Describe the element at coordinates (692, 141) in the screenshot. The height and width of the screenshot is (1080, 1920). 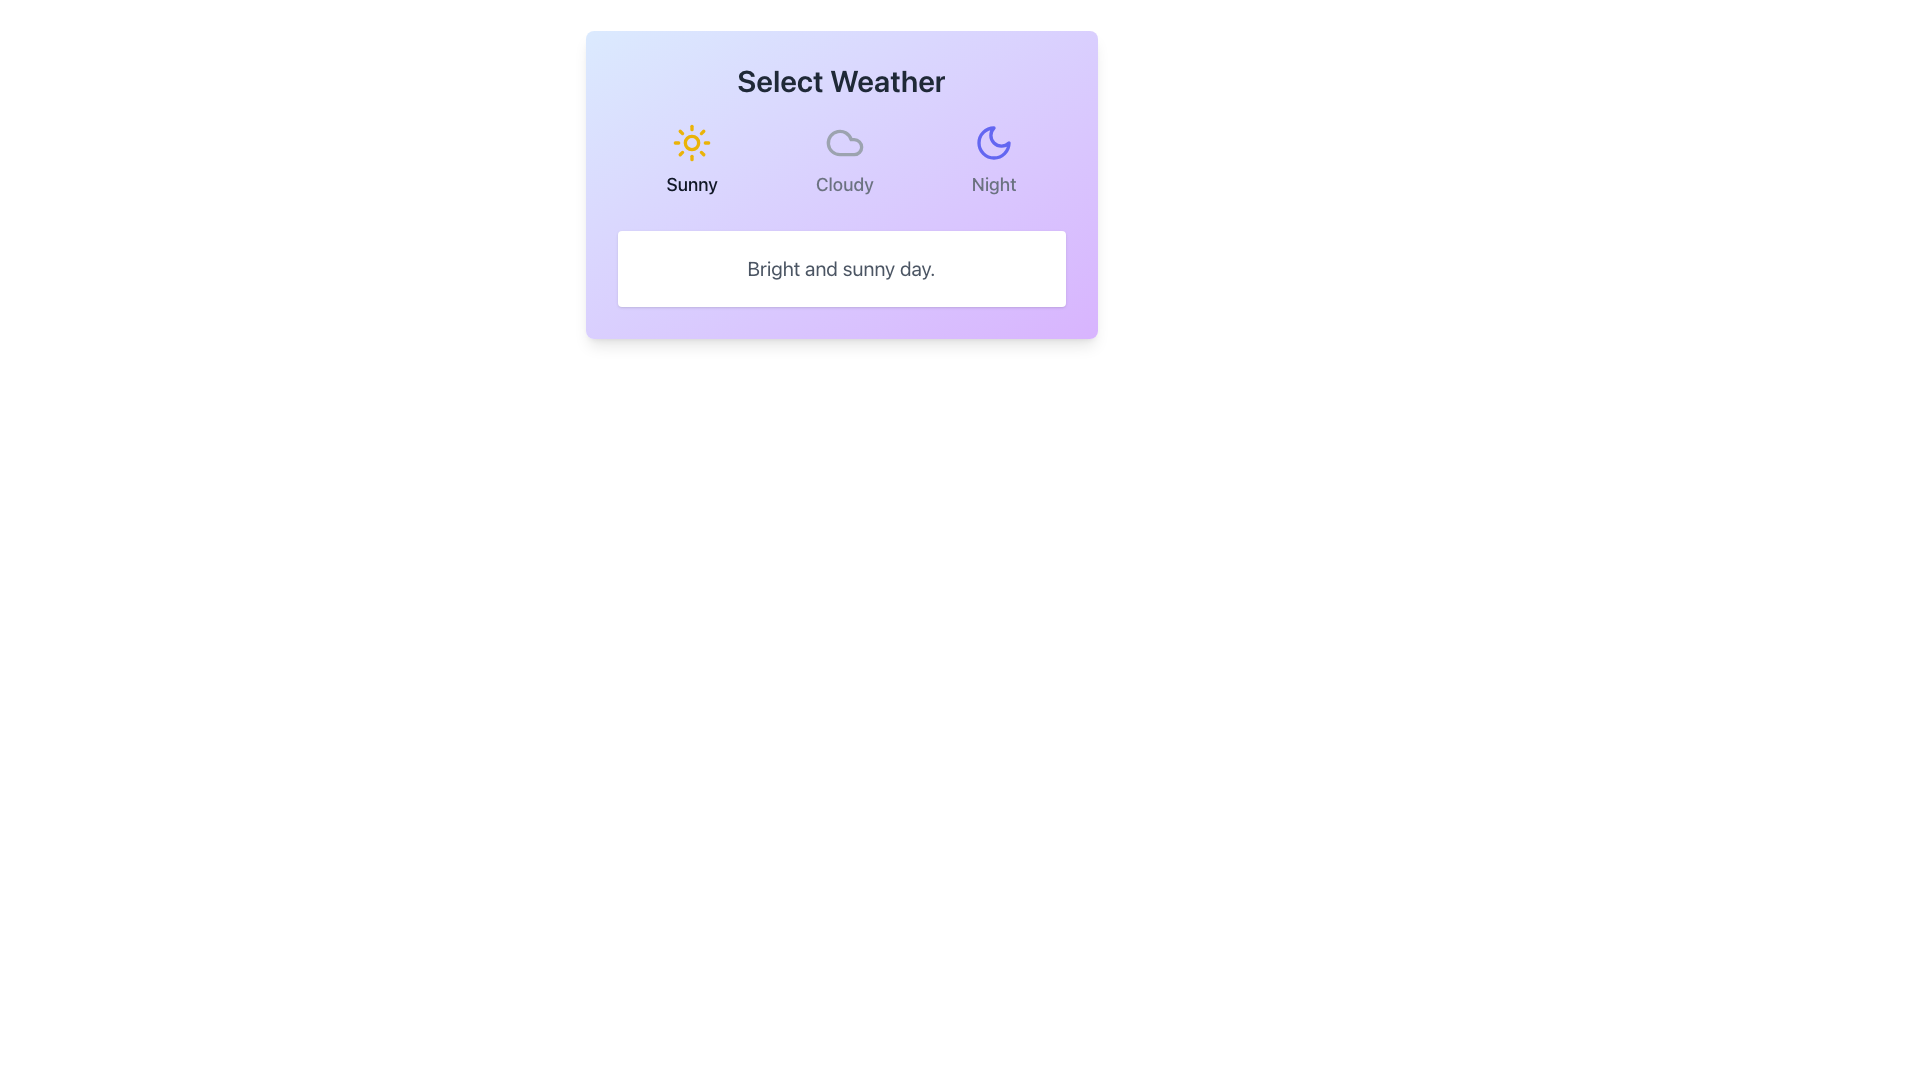
I see `the 'Sunny' weather icon located on the leftmost side of the horizontal group of weather options above the label 'Sunny'` at that location.